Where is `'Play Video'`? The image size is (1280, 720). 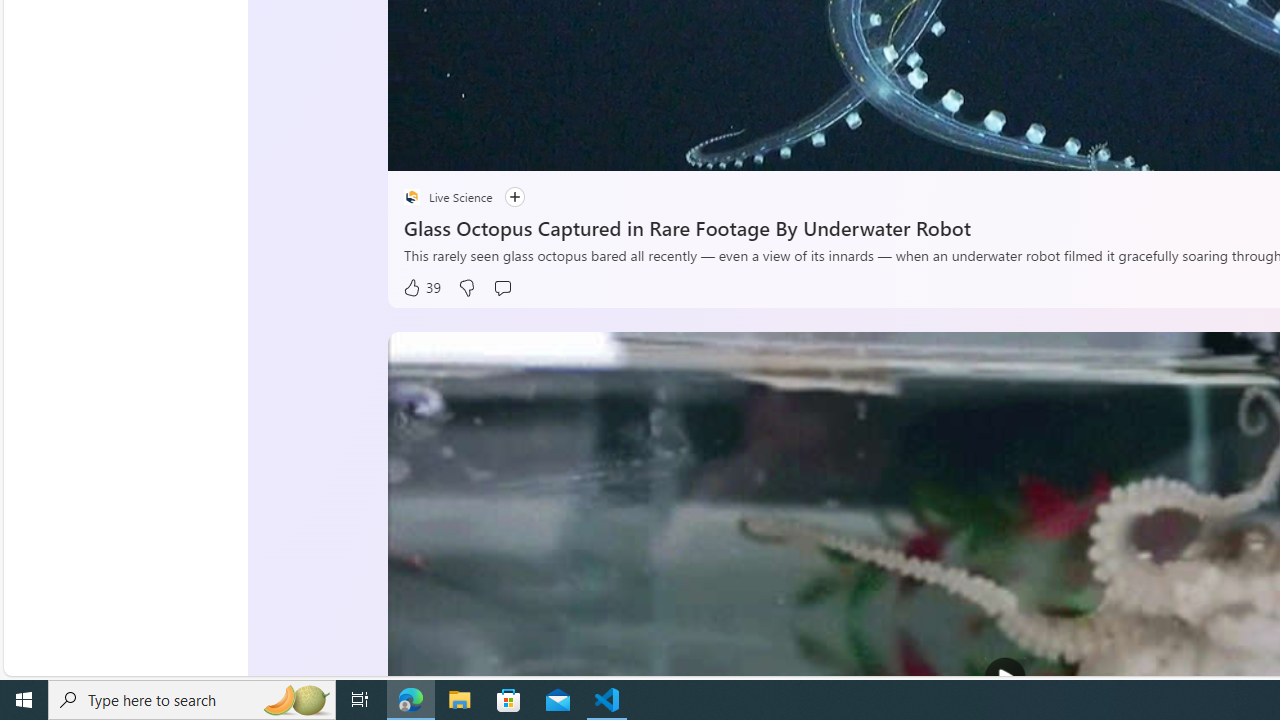
'Play Video' is located at coordinates (1005, 677).